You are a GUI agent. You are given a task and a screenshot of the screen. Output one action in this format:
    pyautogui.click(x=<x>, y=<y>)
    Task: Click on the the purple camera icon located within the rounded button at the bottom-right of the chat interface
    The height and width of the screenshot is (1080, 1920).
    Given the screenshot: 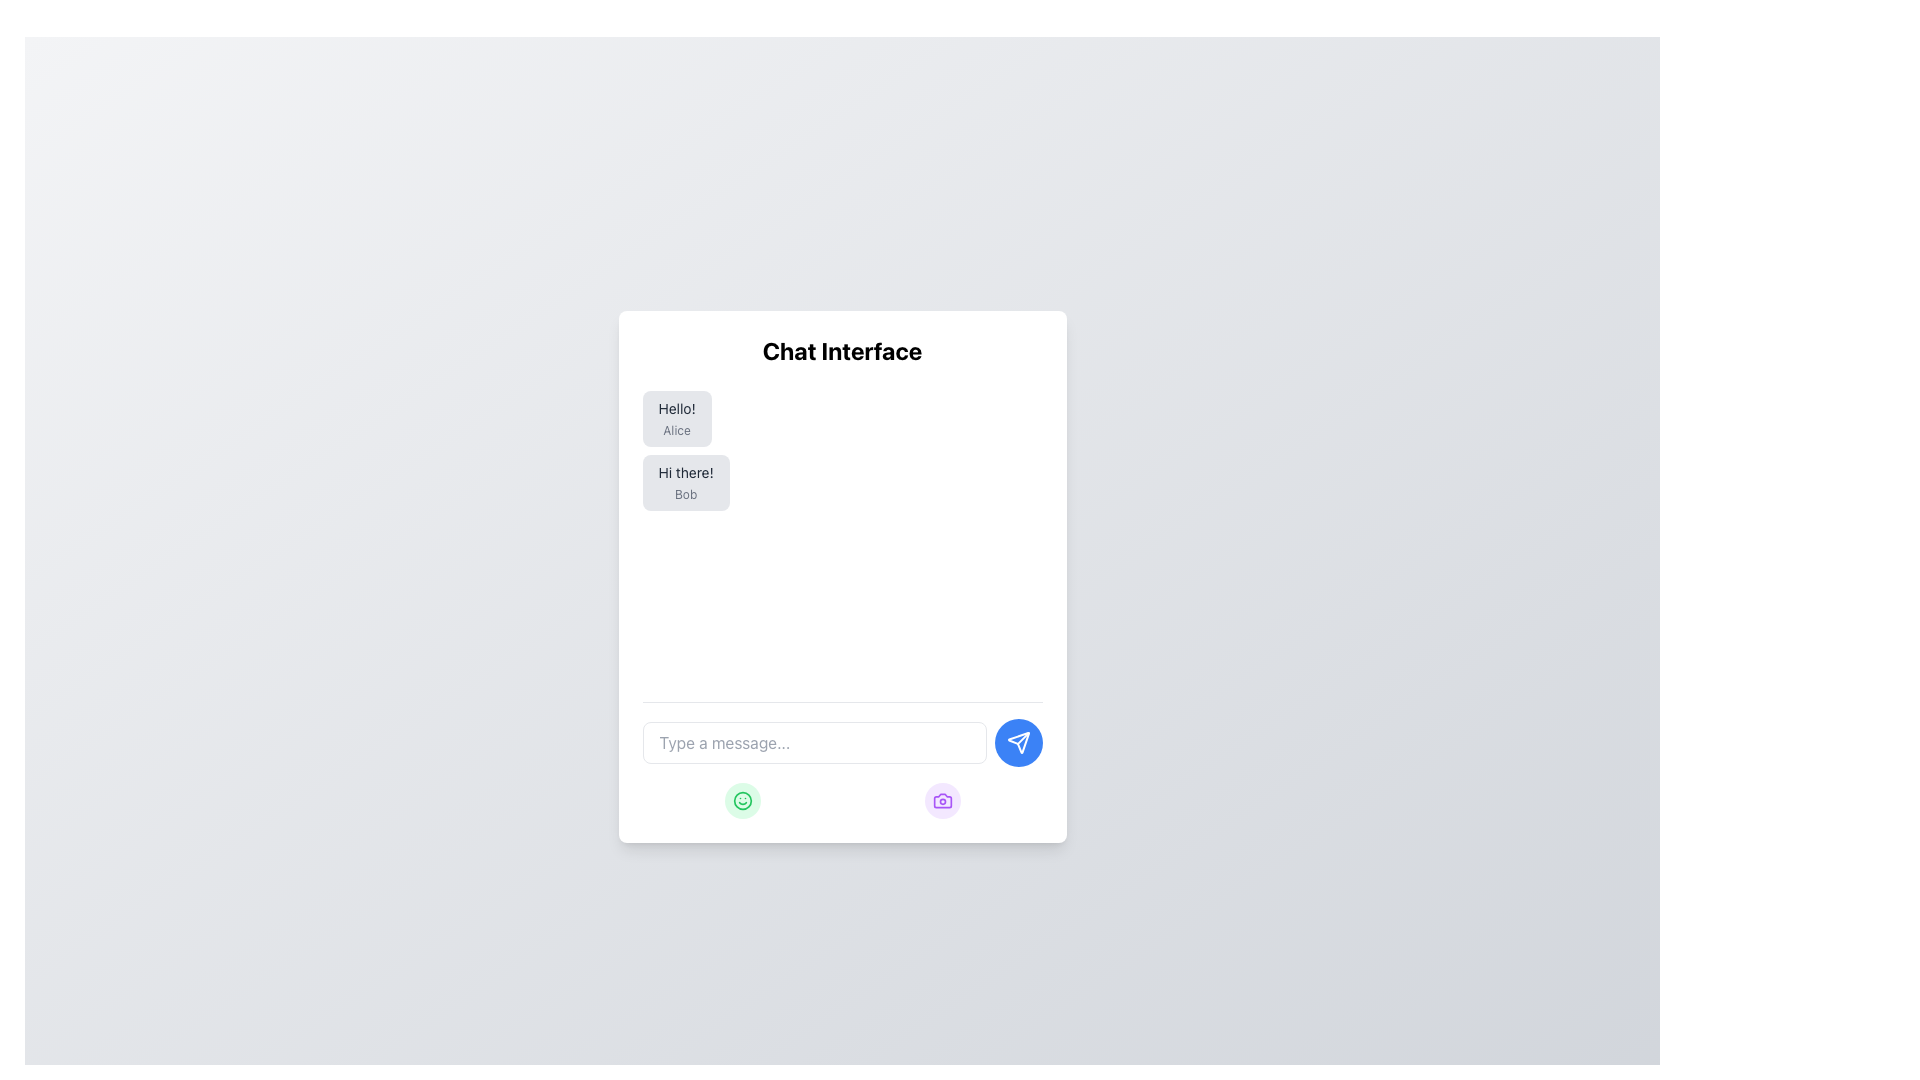 What is the action you would take?
    pyautogui.click(x=941, y=800)
    